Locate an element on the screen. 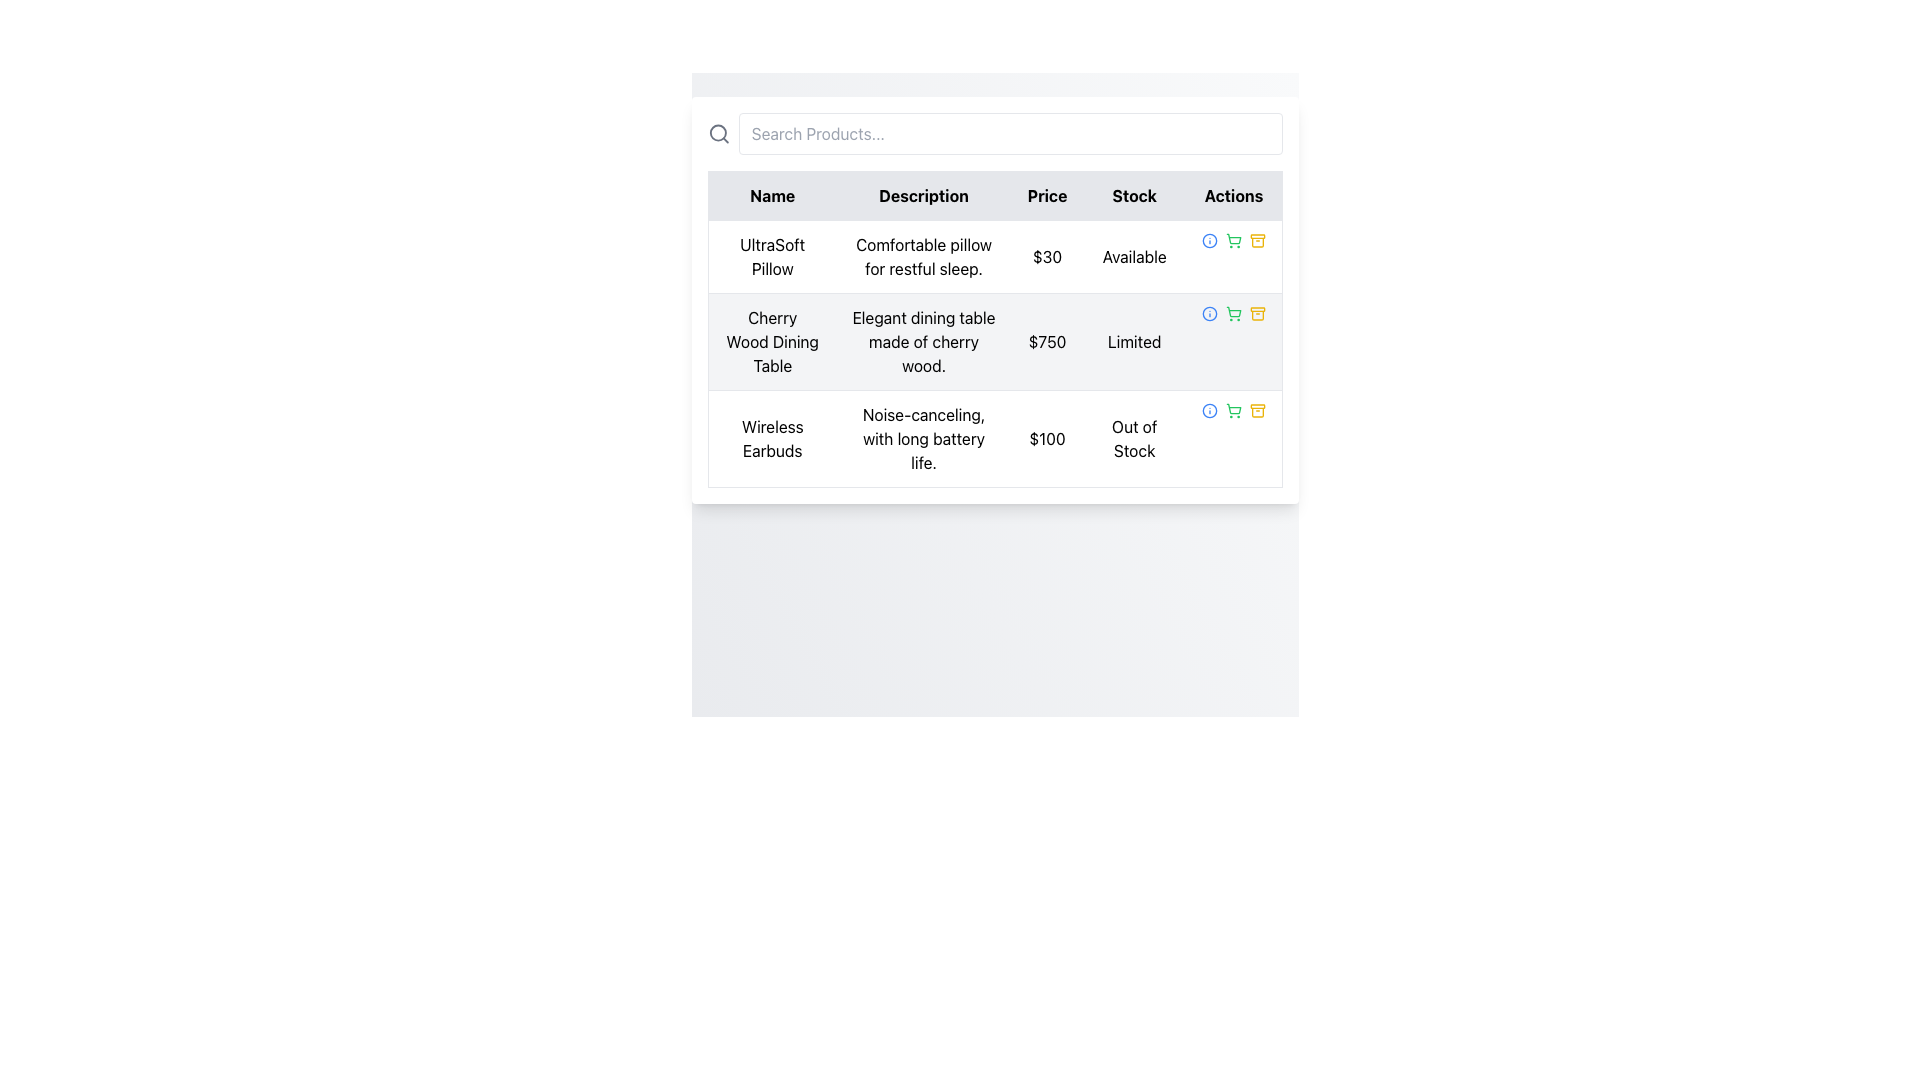 This screenshot has width=1920, height=1080. the small blue circular icon with an 'info' symbol in the 'Actions' column of the first row for the product 'UltraSoft Pillow' is located at coordinates (1208, 239).